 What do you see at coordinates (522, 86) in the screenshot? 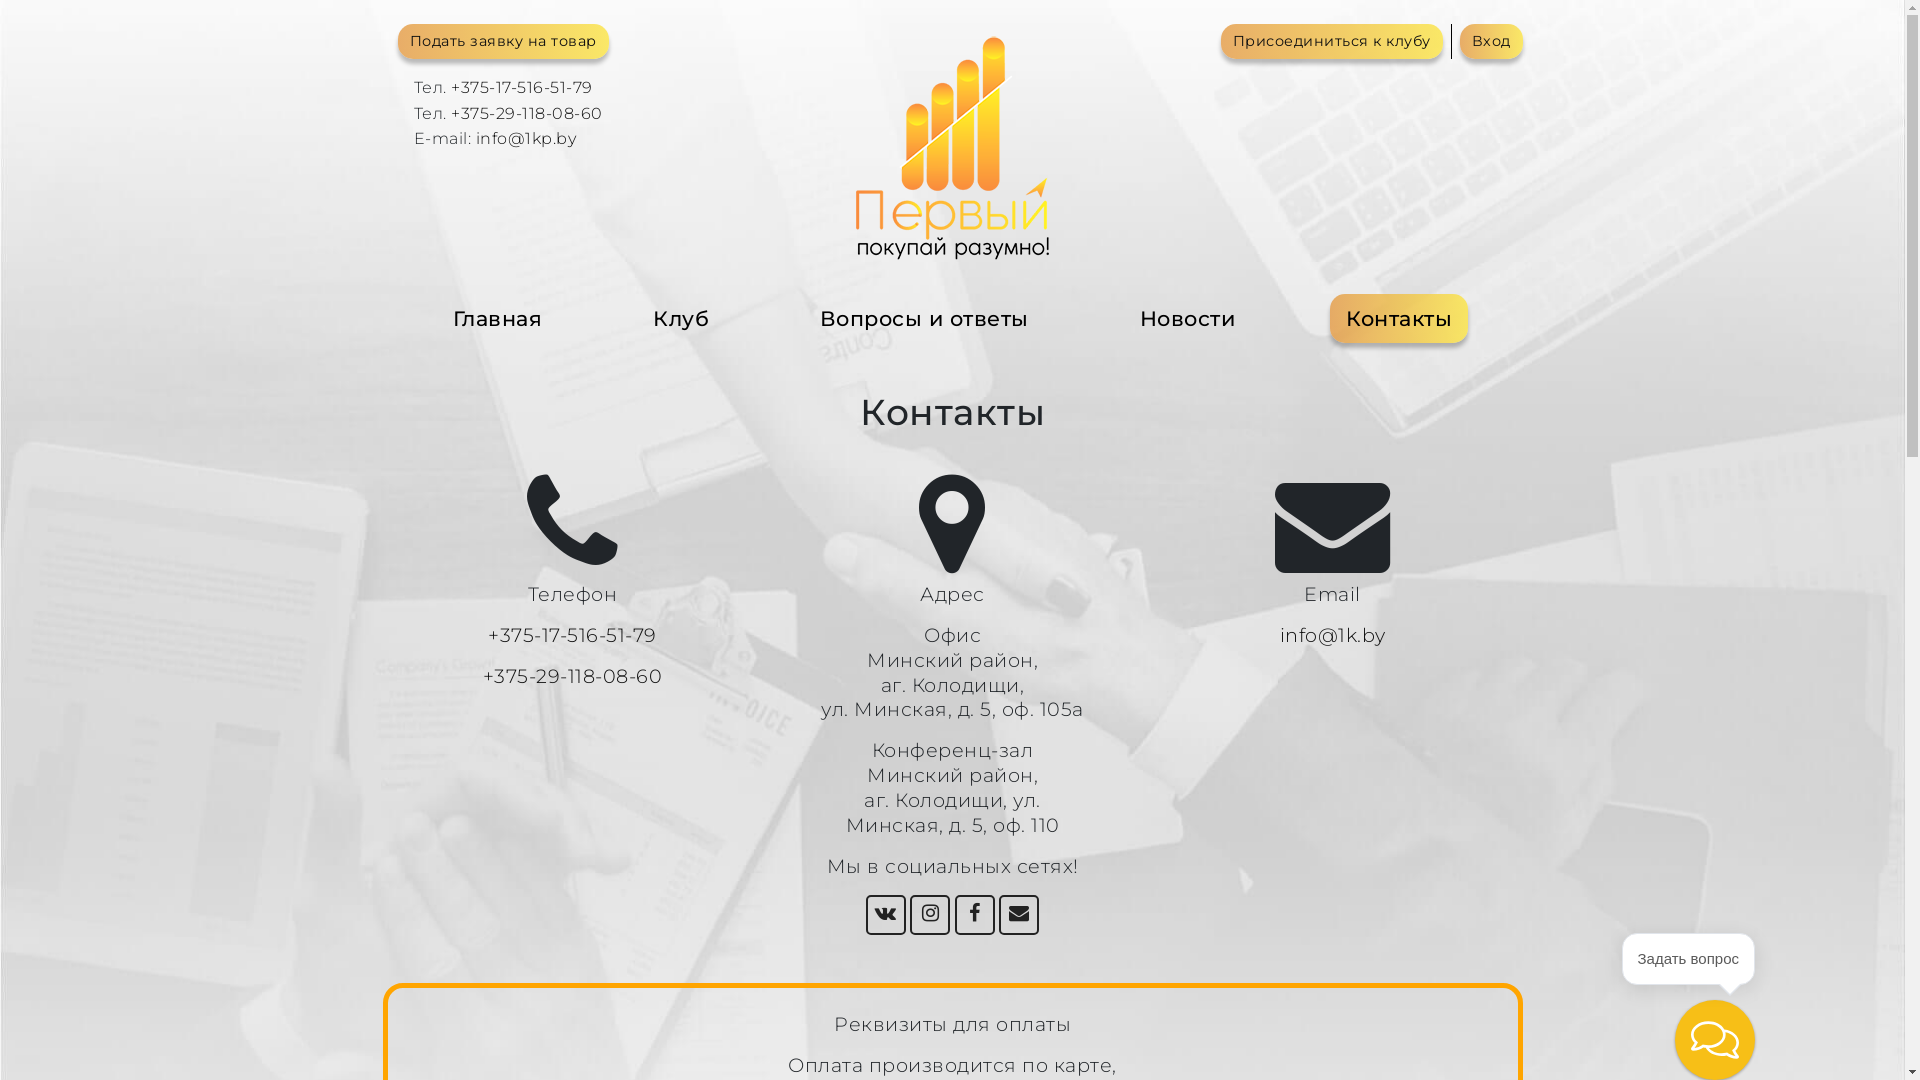
I see `'+375-17-516-51-79'` at bounding box center [522, 86].